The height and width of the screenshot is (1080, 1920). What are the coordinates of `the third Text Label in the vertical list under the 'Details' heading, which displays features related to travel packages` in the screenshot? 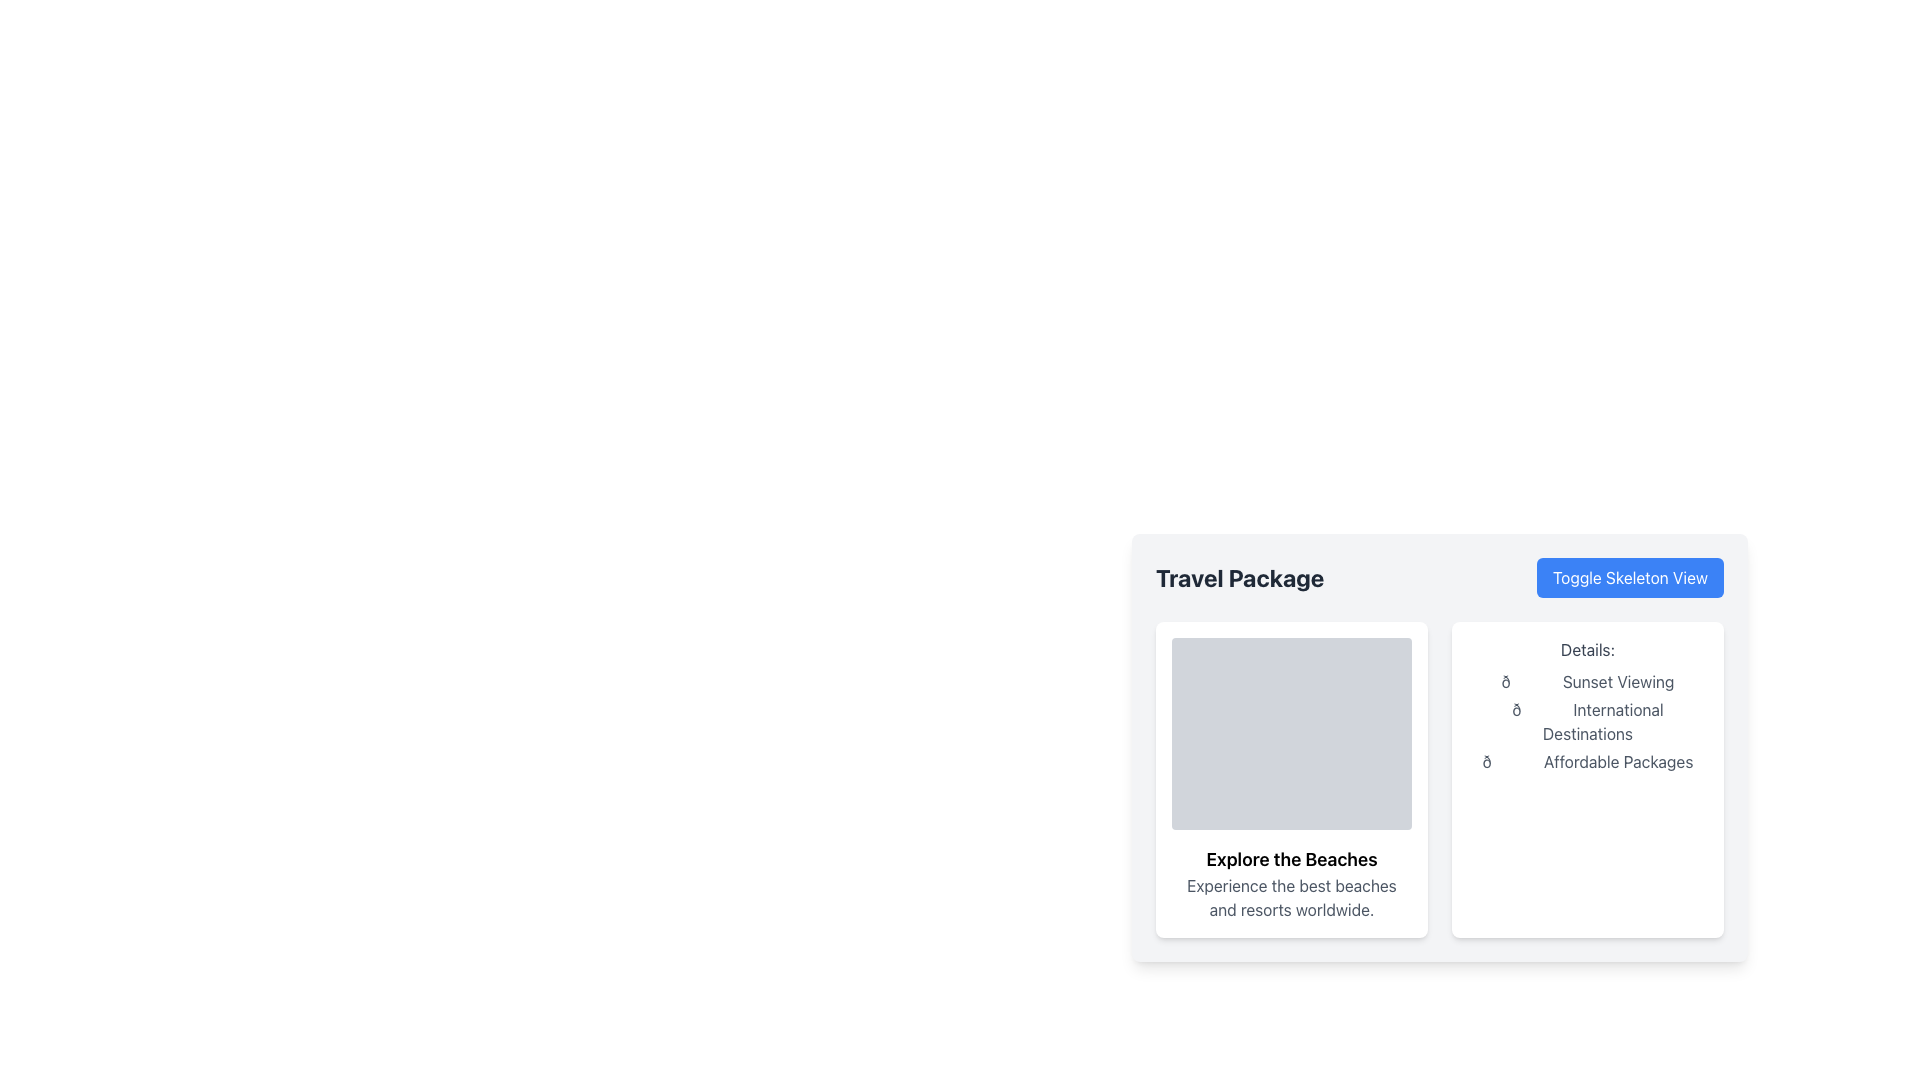 It's located at (1587, 762).